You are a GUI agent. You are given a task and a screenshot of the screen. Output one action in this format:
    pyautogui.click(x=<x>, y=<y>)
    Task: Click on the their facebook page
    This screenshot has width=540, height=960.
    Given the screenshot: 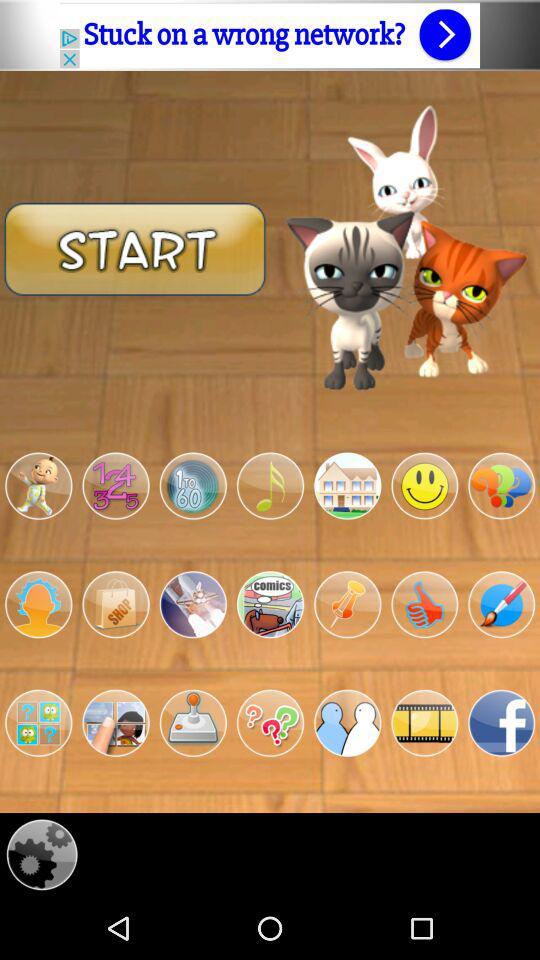 What is the action you would take?
    pyautogui.click(x=500, y=722)
    